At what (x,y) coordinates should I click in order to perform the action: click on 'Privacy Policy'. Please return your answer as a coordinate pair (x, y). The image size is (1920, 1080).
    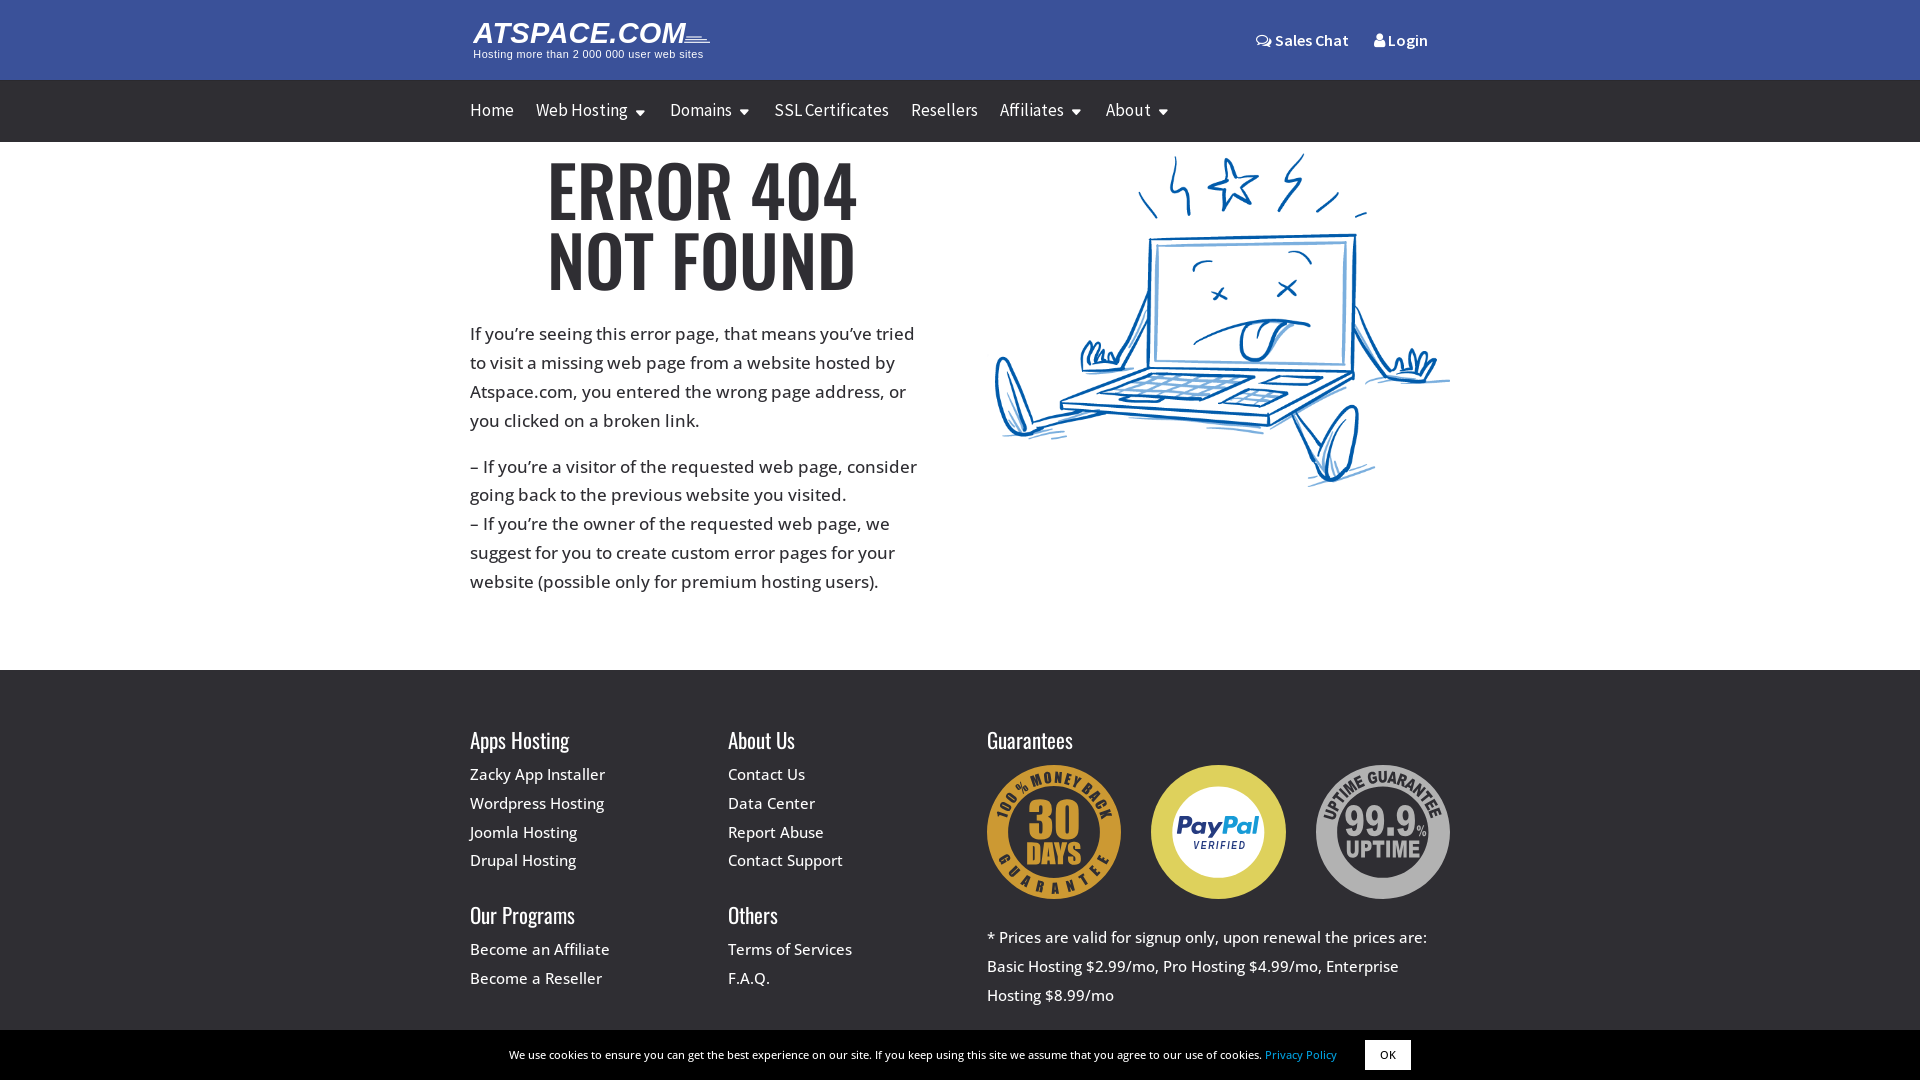
    Looking at the image, I should click on (1264, 1053).